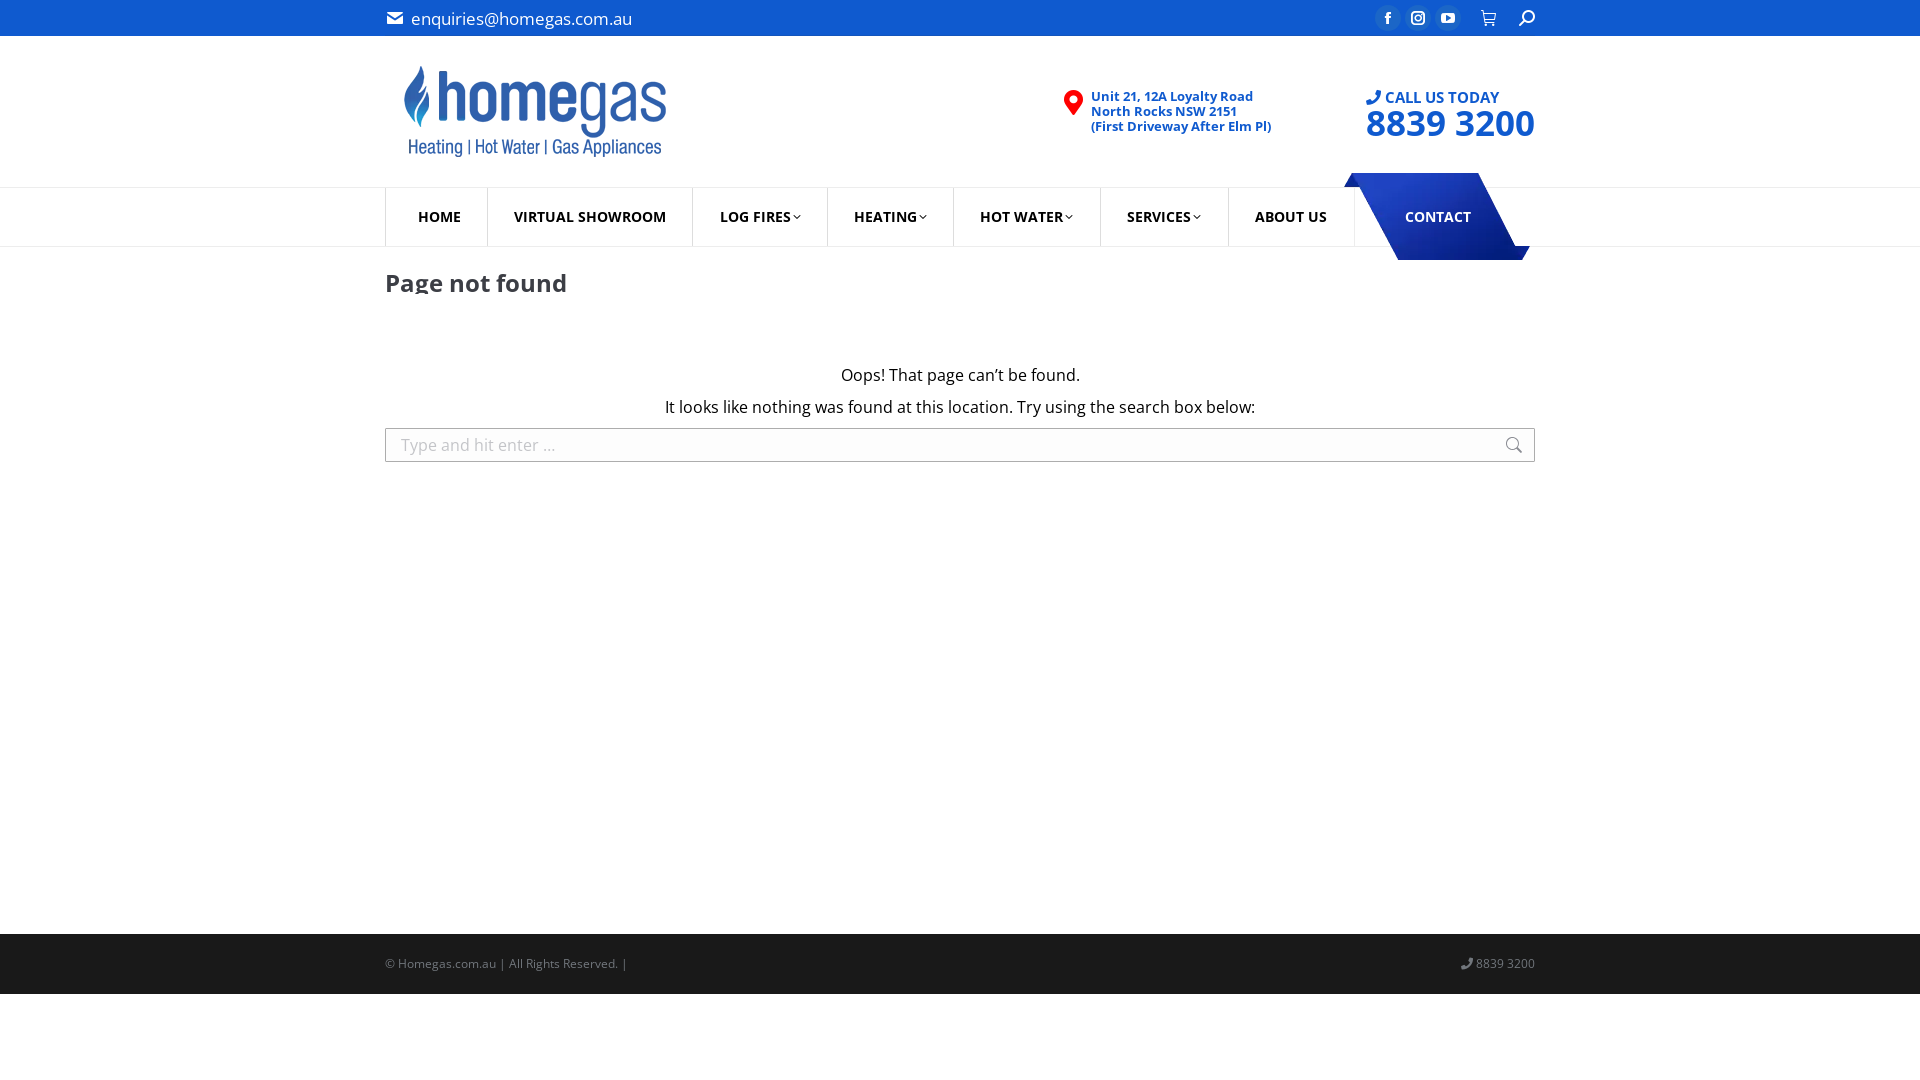 This screenshot has width=1920, height=1080. What do you see at coordinates (437, 216) in the screenshot?
I see `'HOME'` at bounding box center [437, 216].